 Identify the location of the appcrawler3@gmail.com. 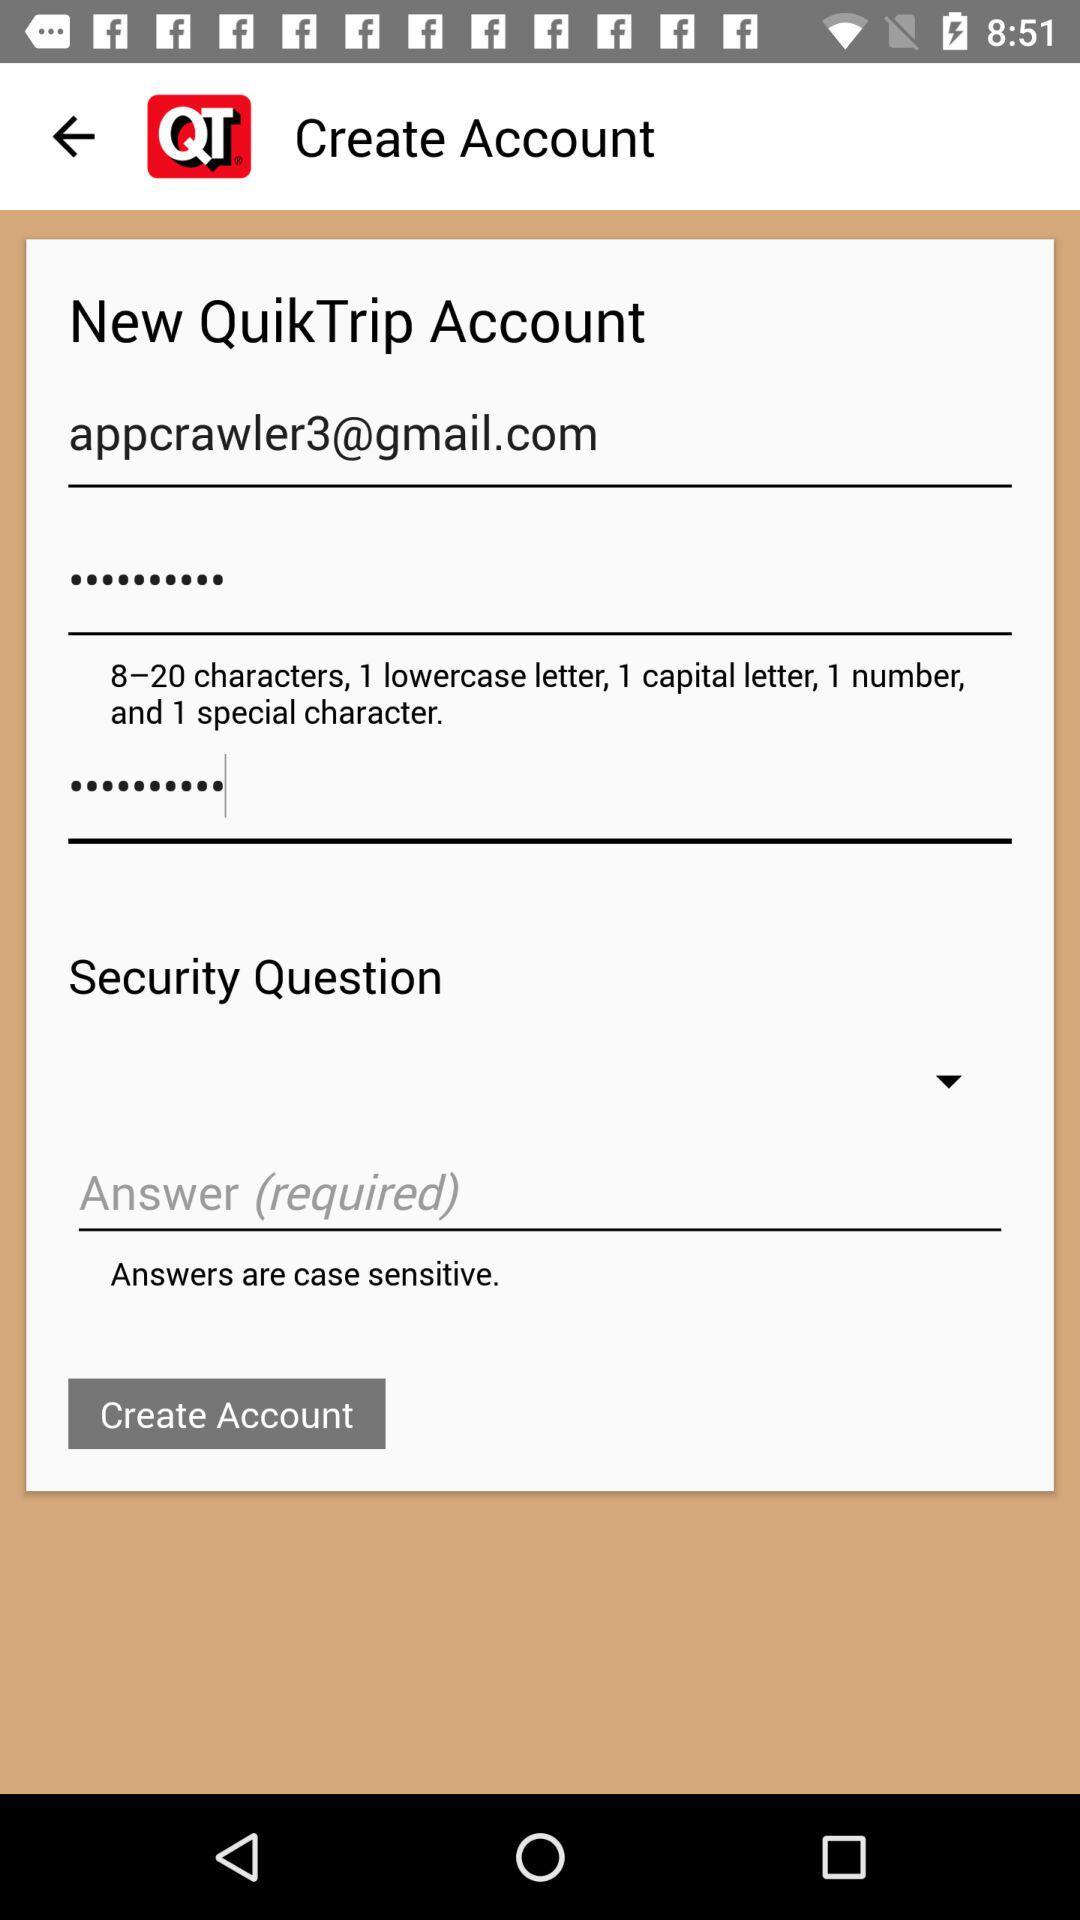
(540, 441).